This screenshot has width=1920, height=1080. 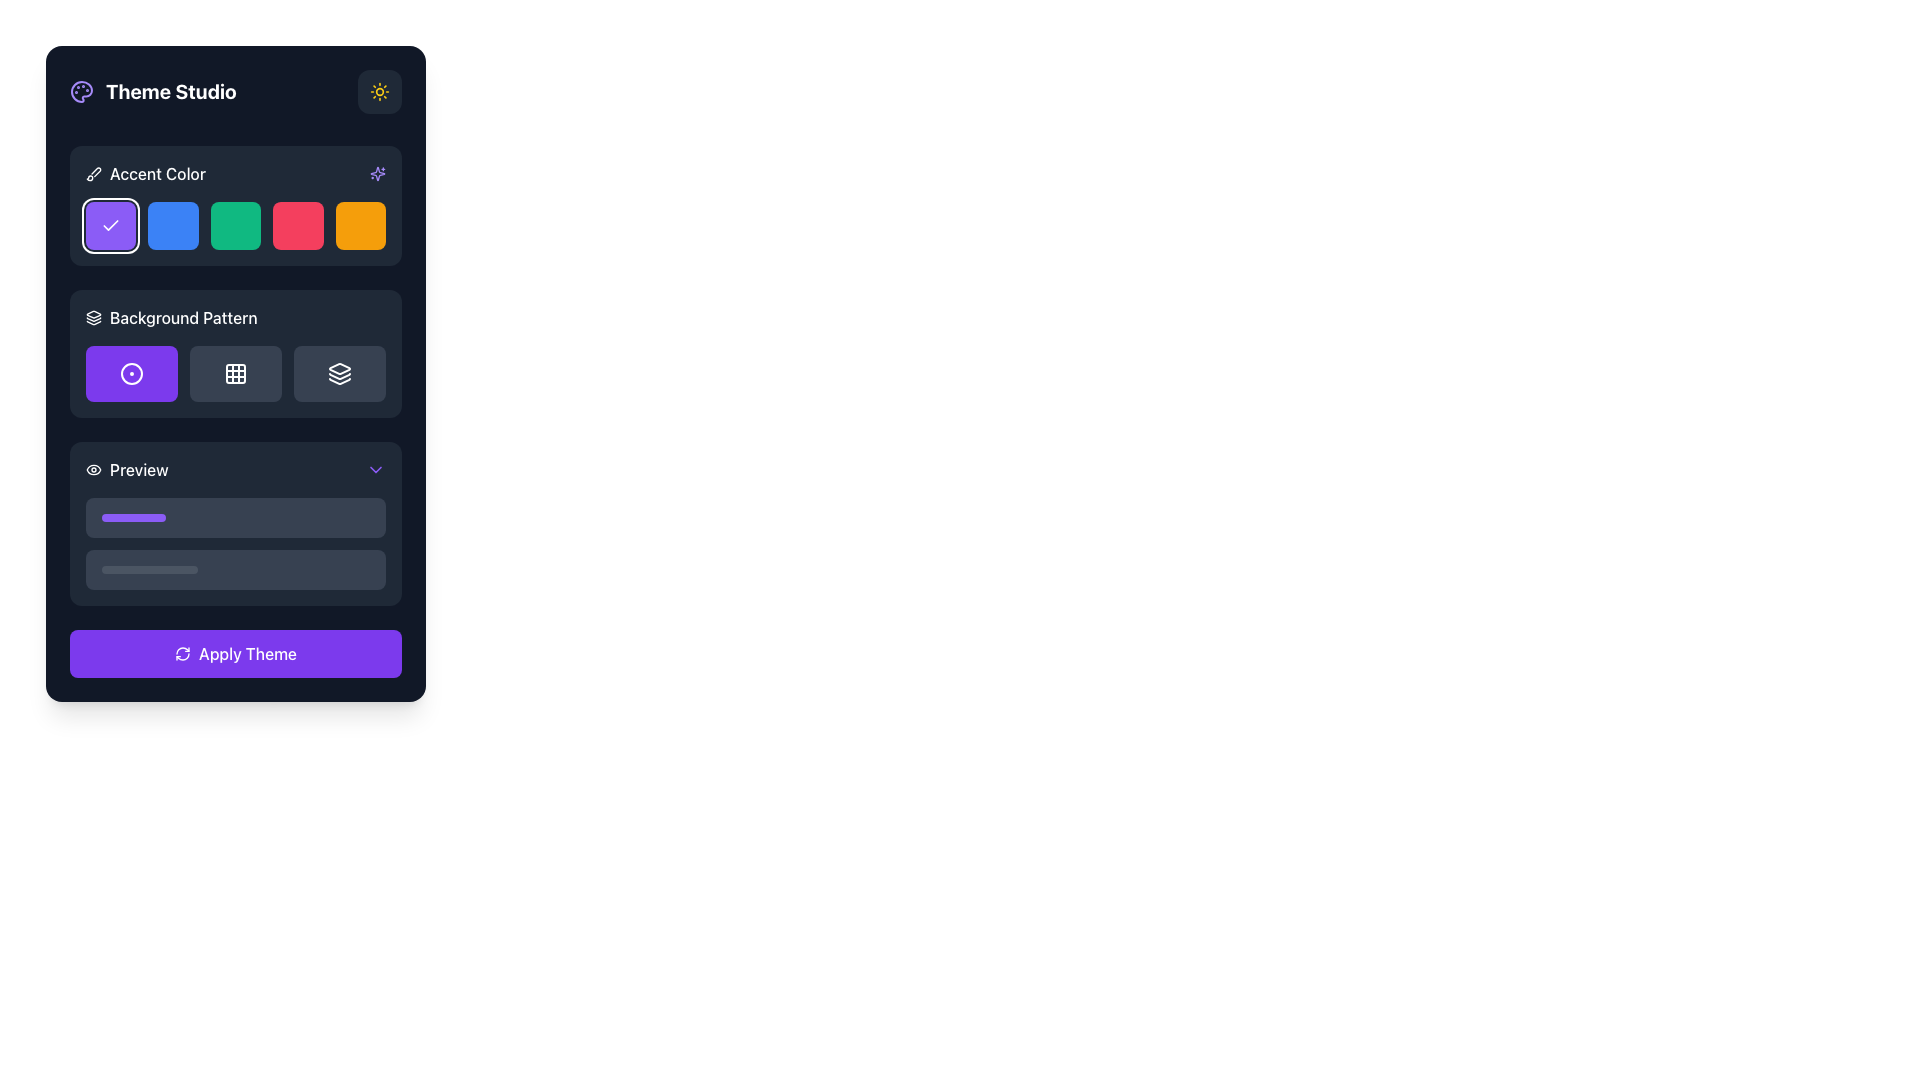 What do you see at coordinates (297, 225) in the screenshot?
I see `the rectangular button with a red background color located in the fourth position of the horizontal row of buttons in the 'Accent Color' section` at bounding box center [297, 225].